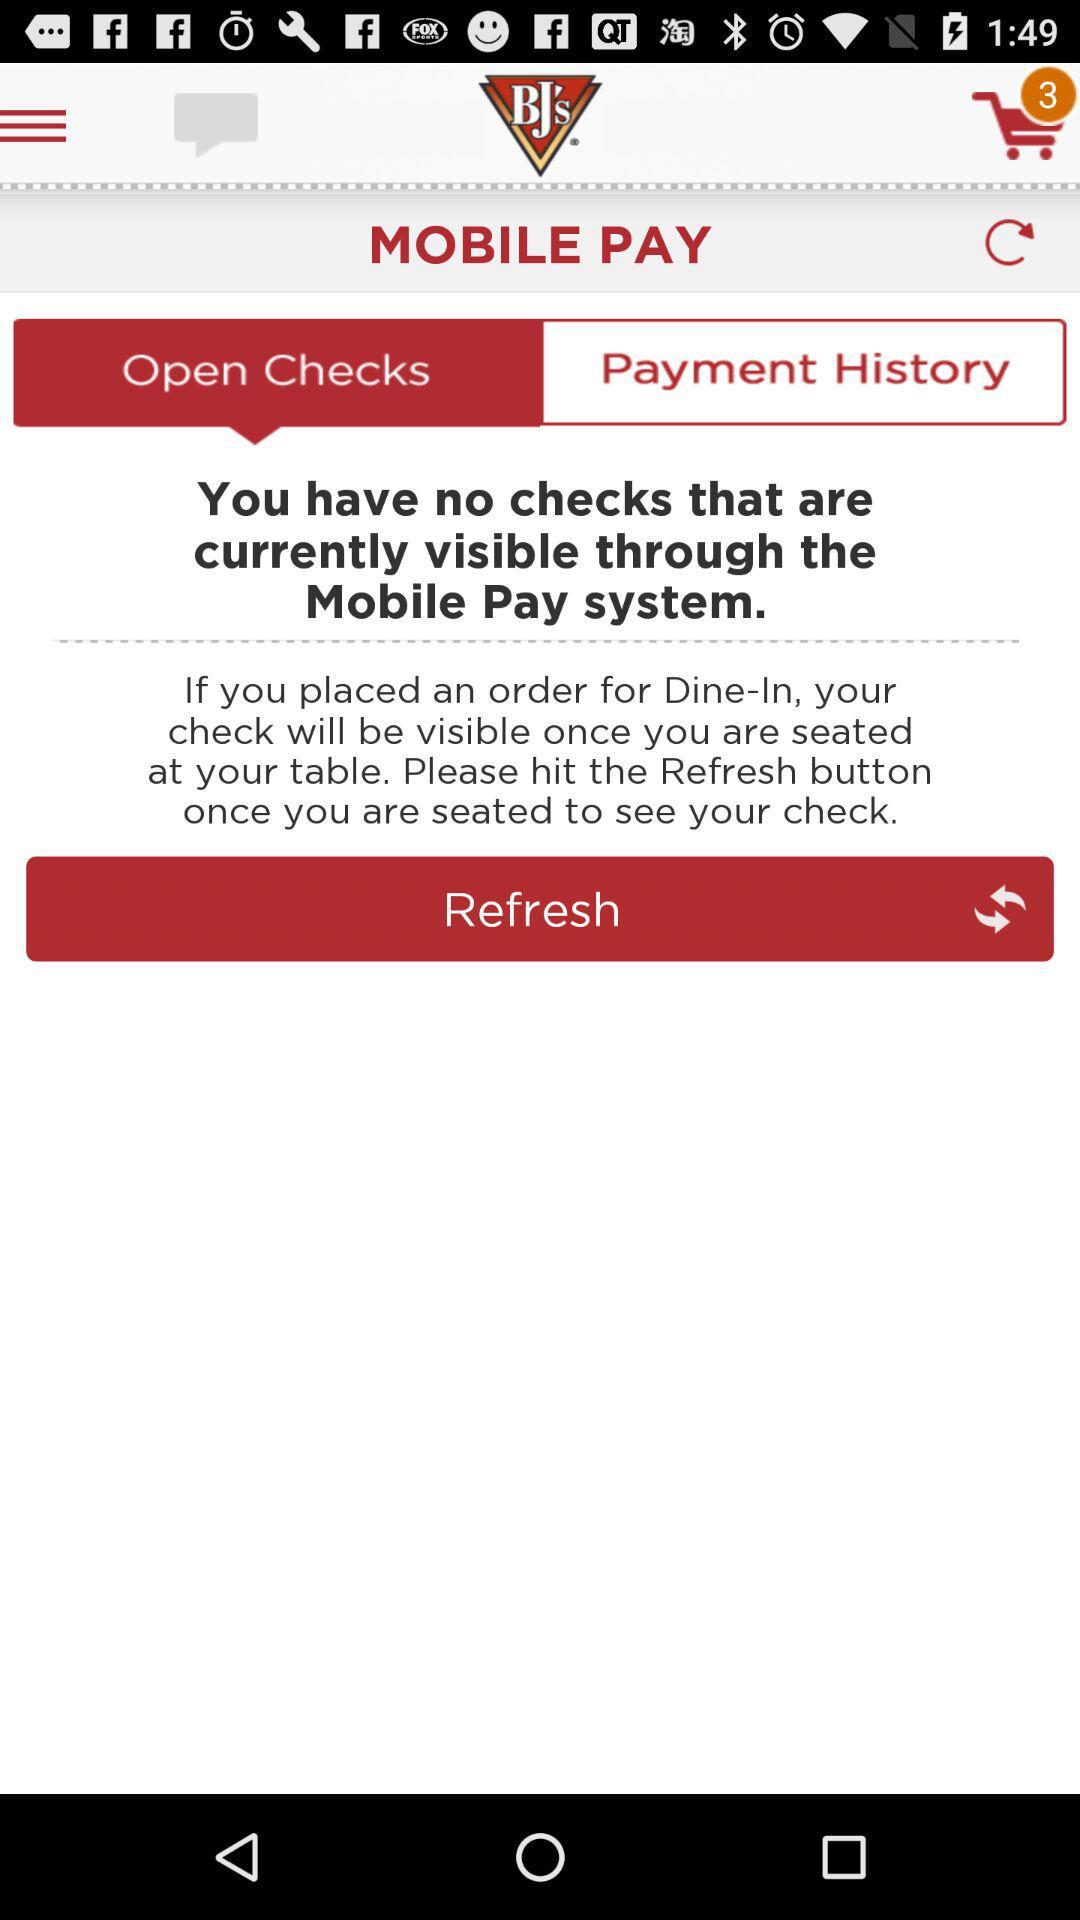  I want to click on payment history button, so click(802, 381).